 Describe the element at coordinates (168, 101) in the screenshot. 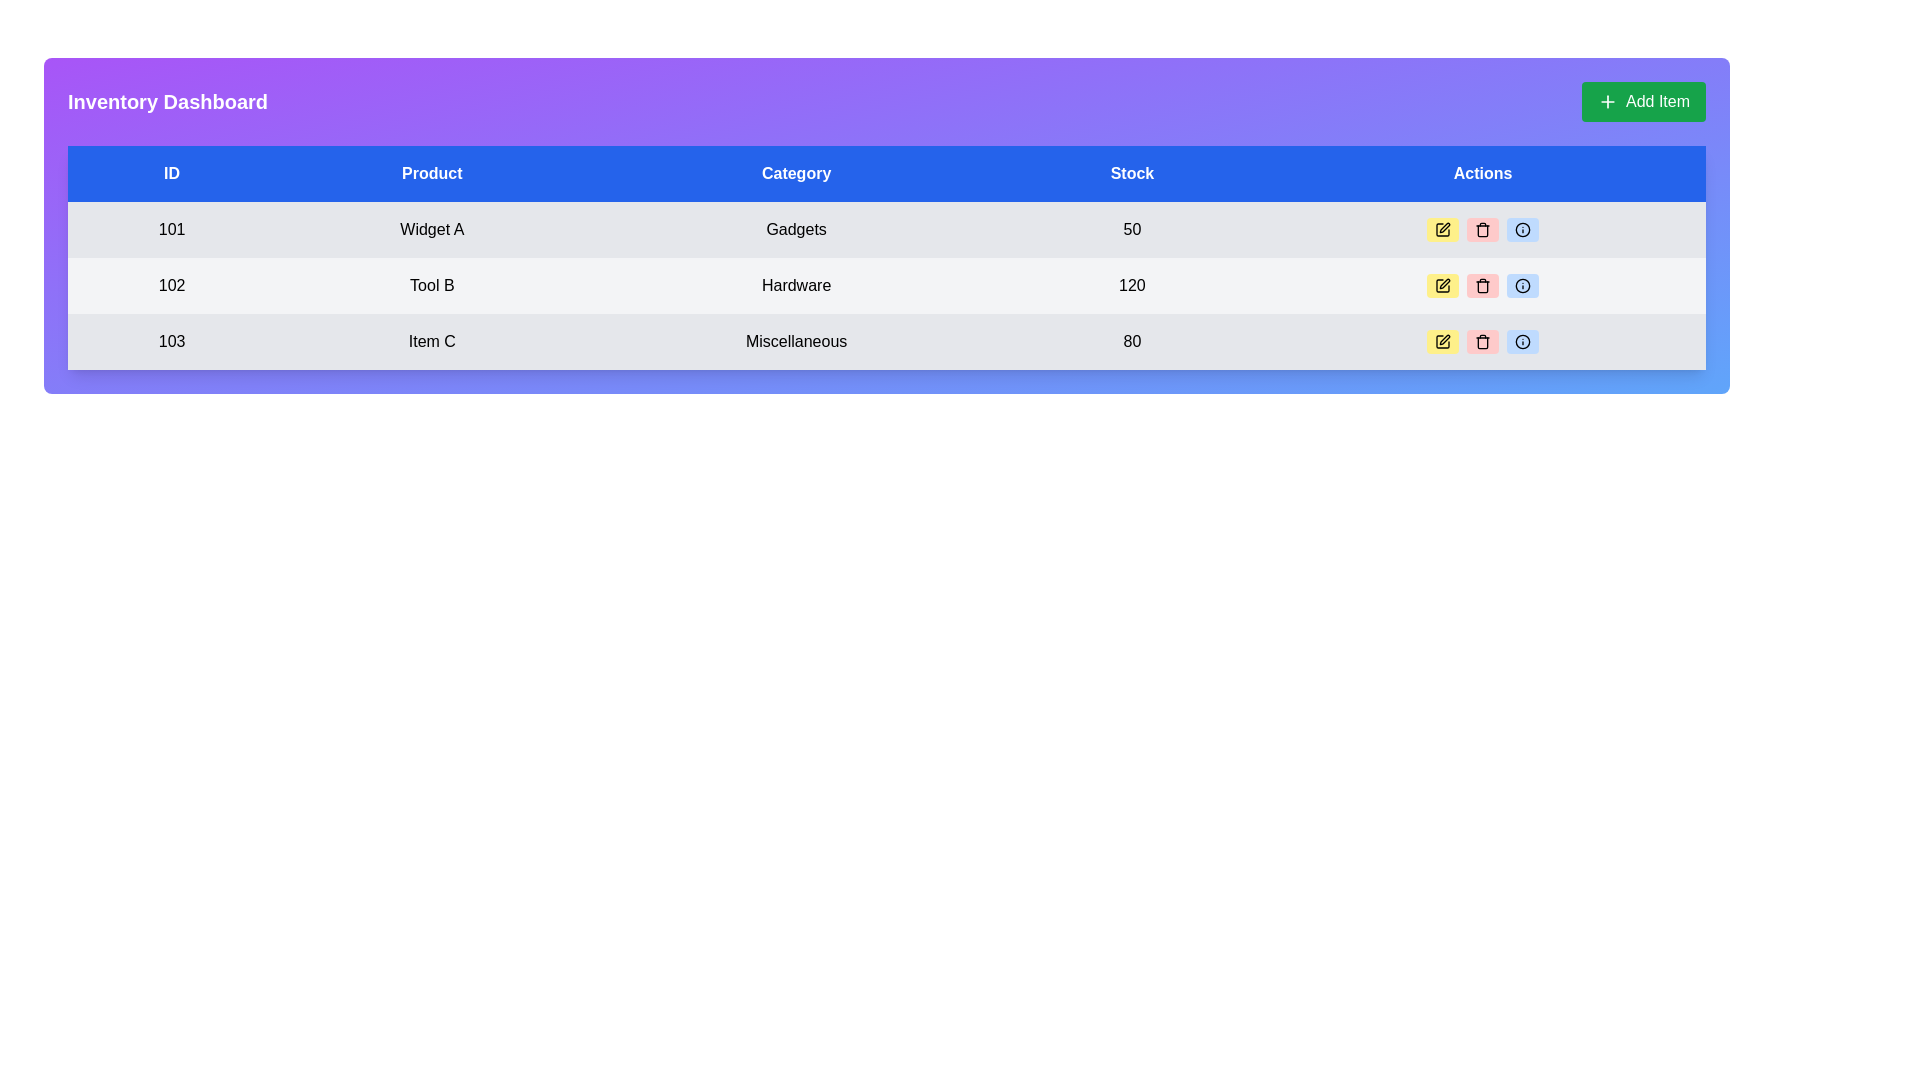

I see `the text label element that displays the name or title of the interface, located in the top-left region of the purple header area` at that location.